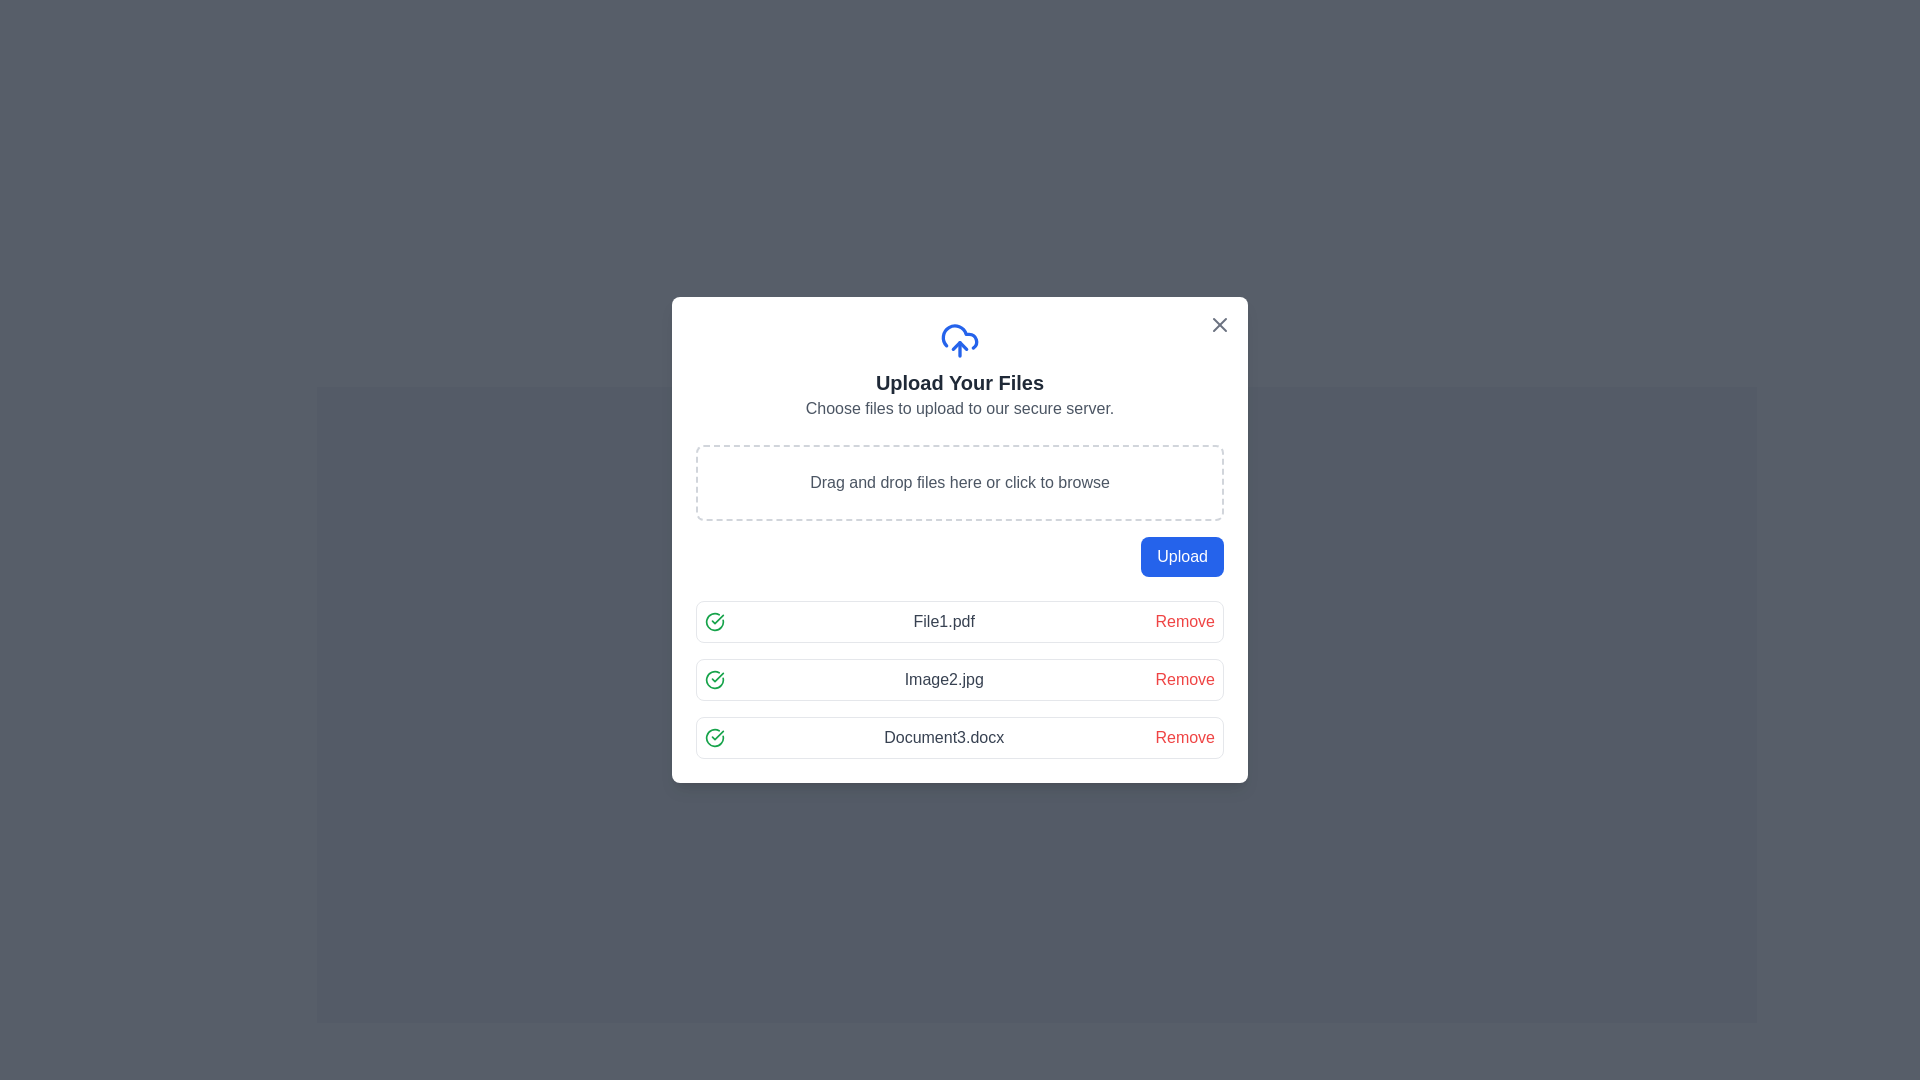 Image resolution: width=1920 pixels, height=1080 pixels. Describe the element at coordinates (1218, 323) in the screenshot. I see `the small square button with an 'X' icon in the top-right corner of the 'Upload Your Files' modal` at that location.